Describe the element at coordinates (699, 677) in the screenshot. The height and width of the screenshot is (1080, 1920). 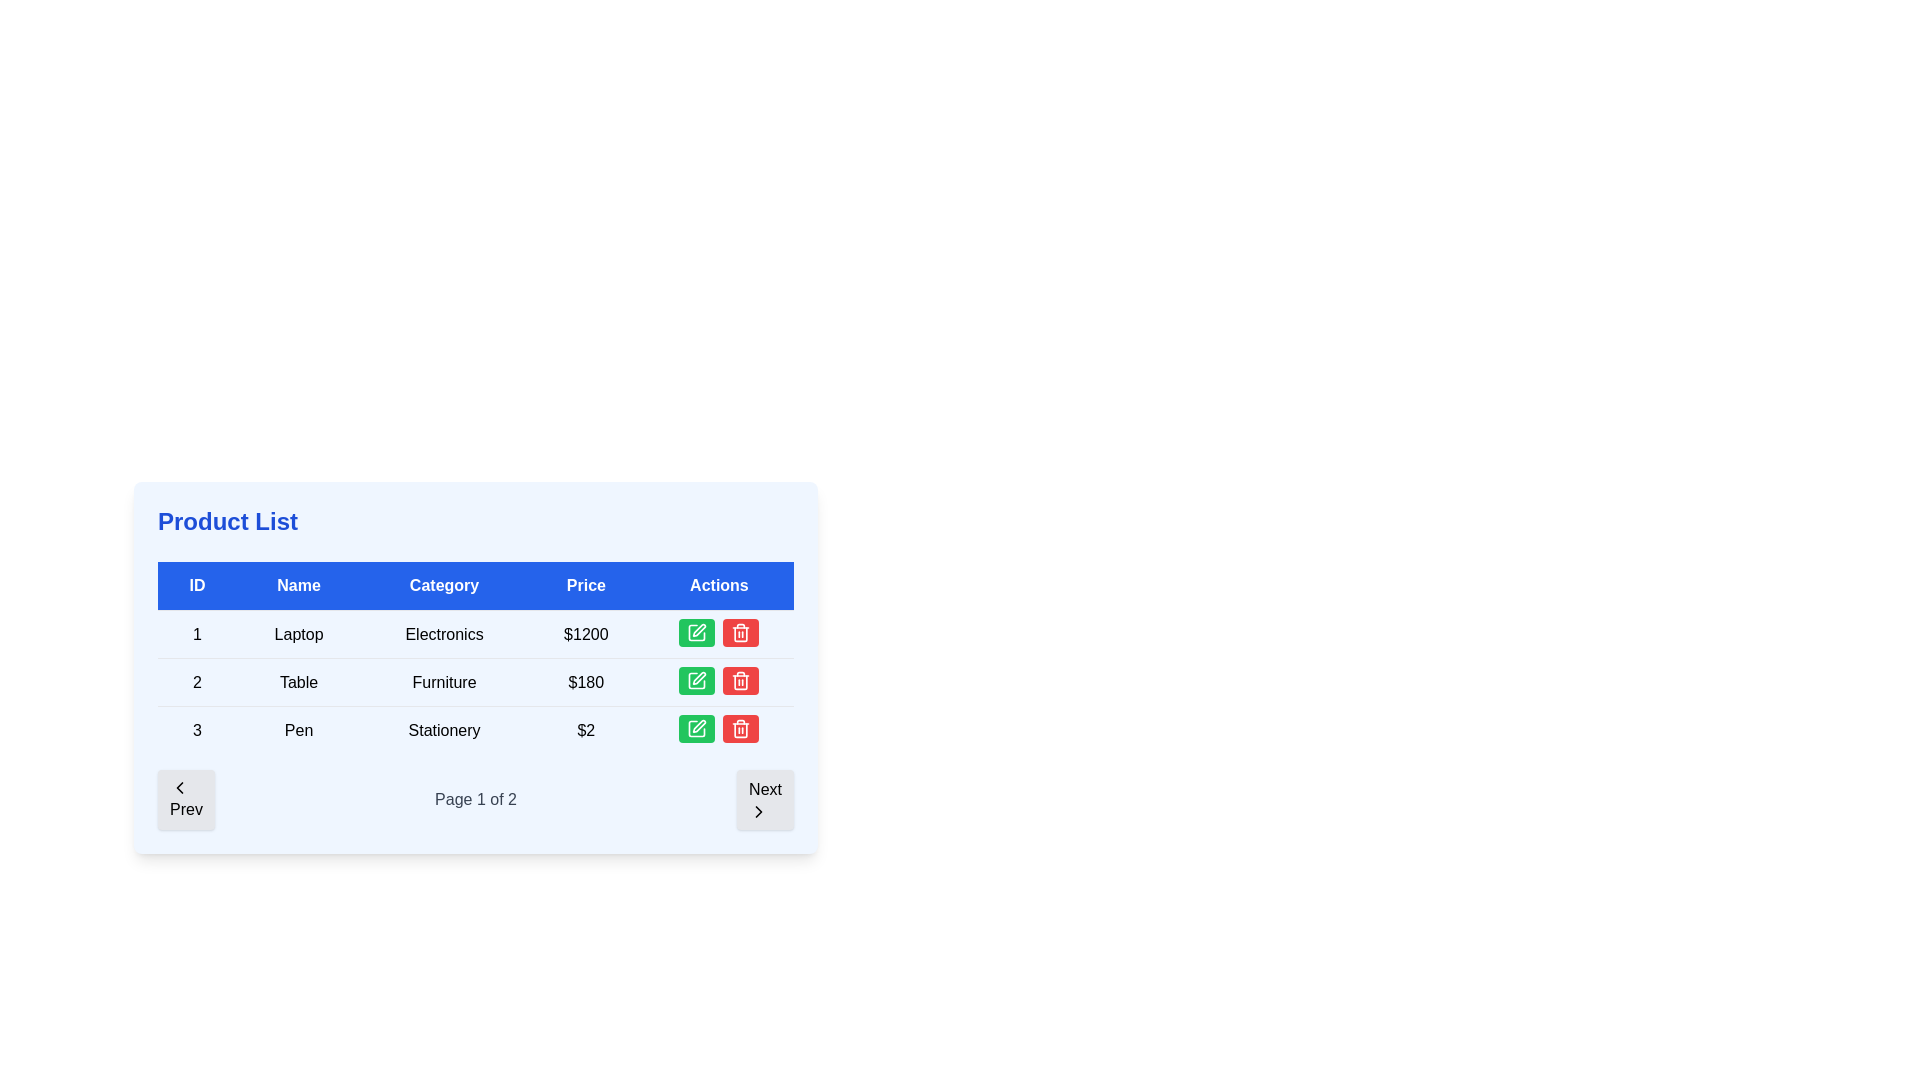
I see `the 'edit' icon in the Actions column of the second row in the Product List table` at that location.